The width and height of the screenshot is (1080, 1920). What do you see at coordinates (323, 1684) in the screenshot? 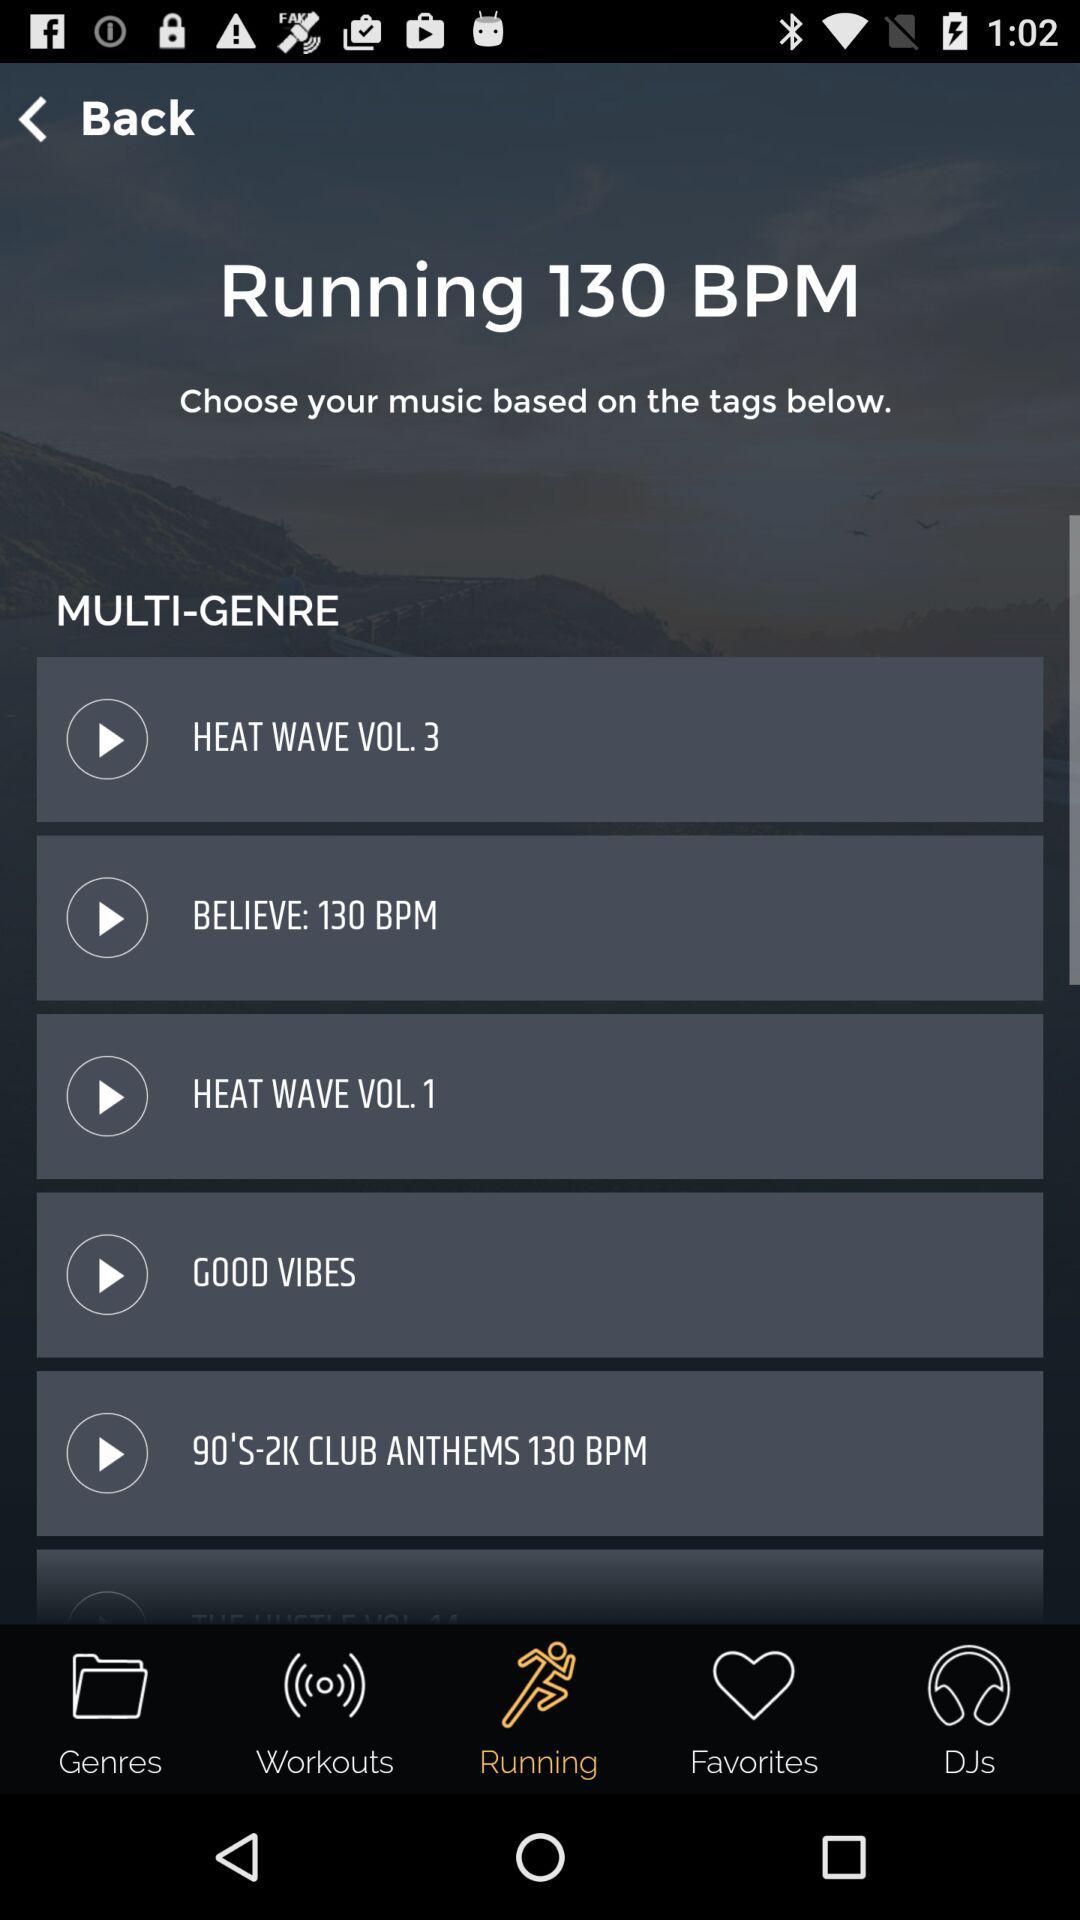
I see `the workouts option` at bounding box center [323, 1684].